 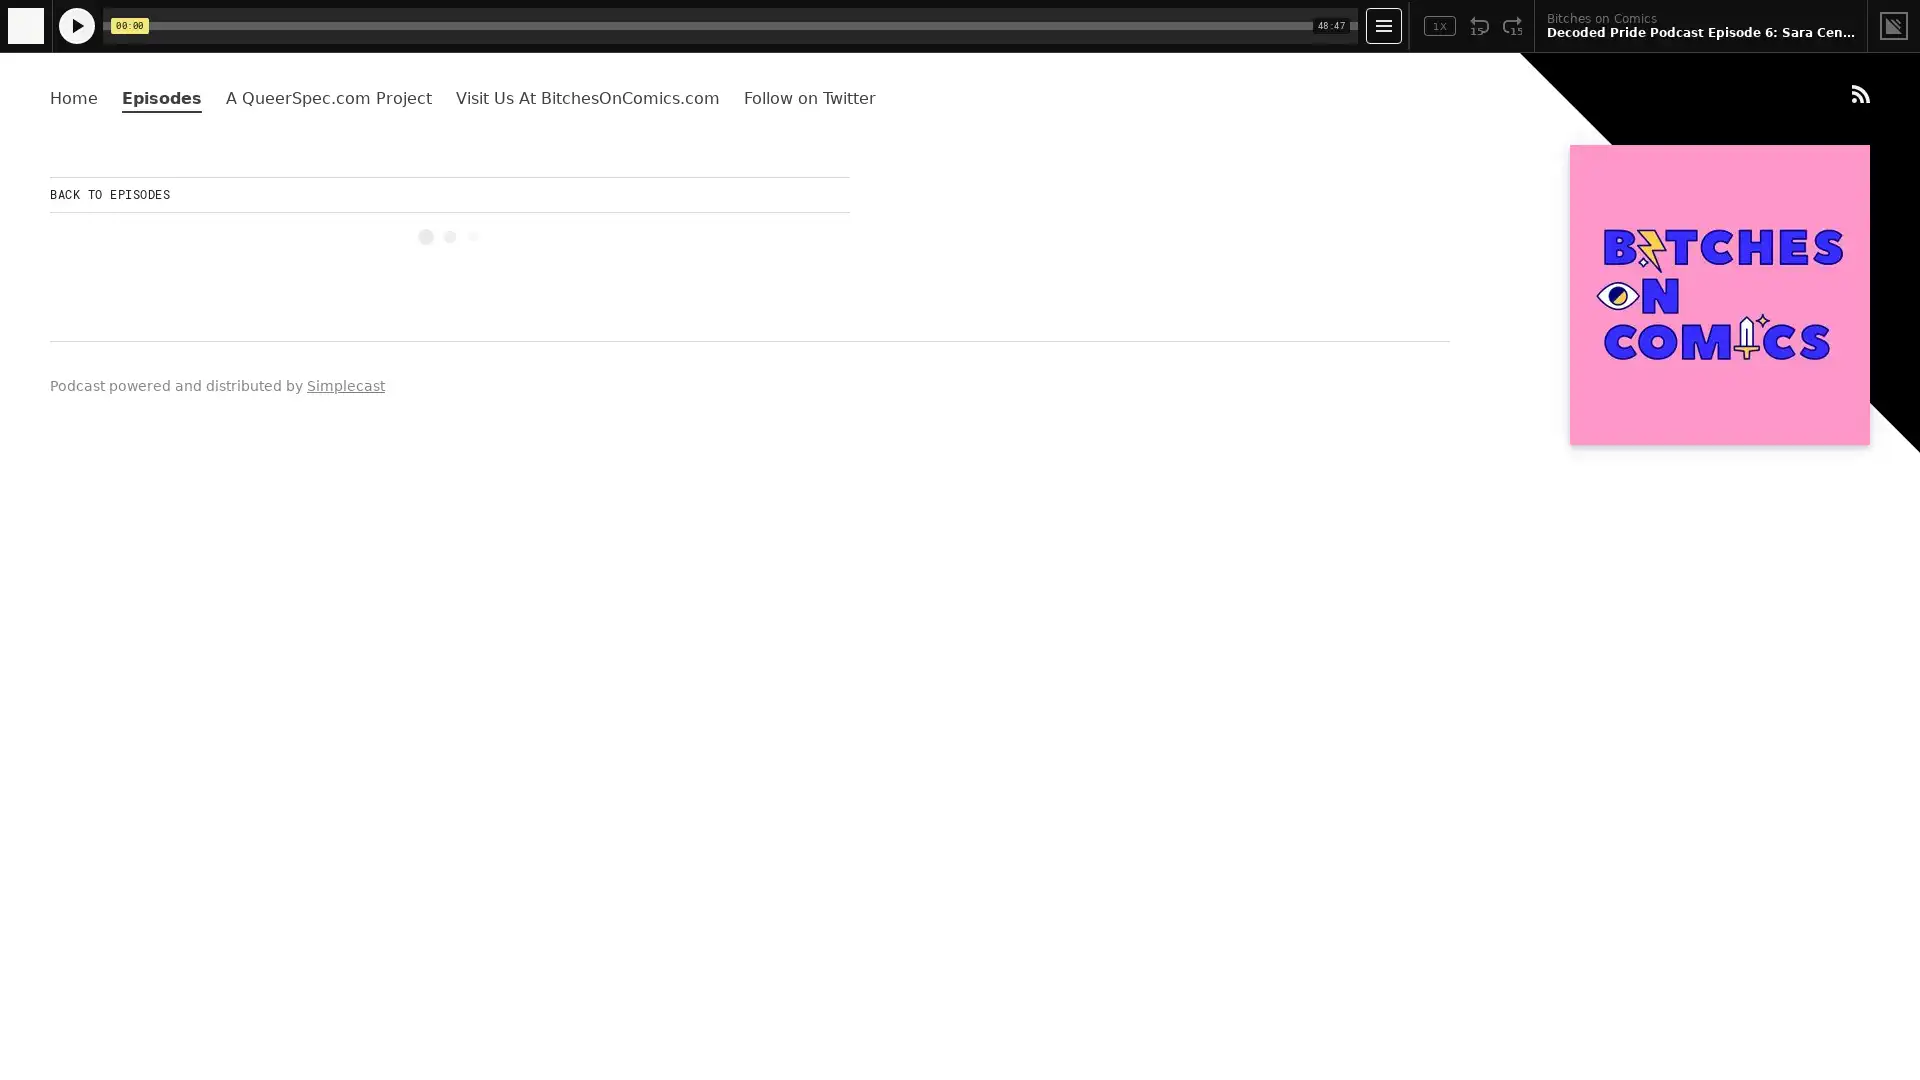 What do you see at coordinates (1440, 26) in the screenshot?
I see `Toggle Speed: Current Speed 1x` at bounding box center [1440, 26].